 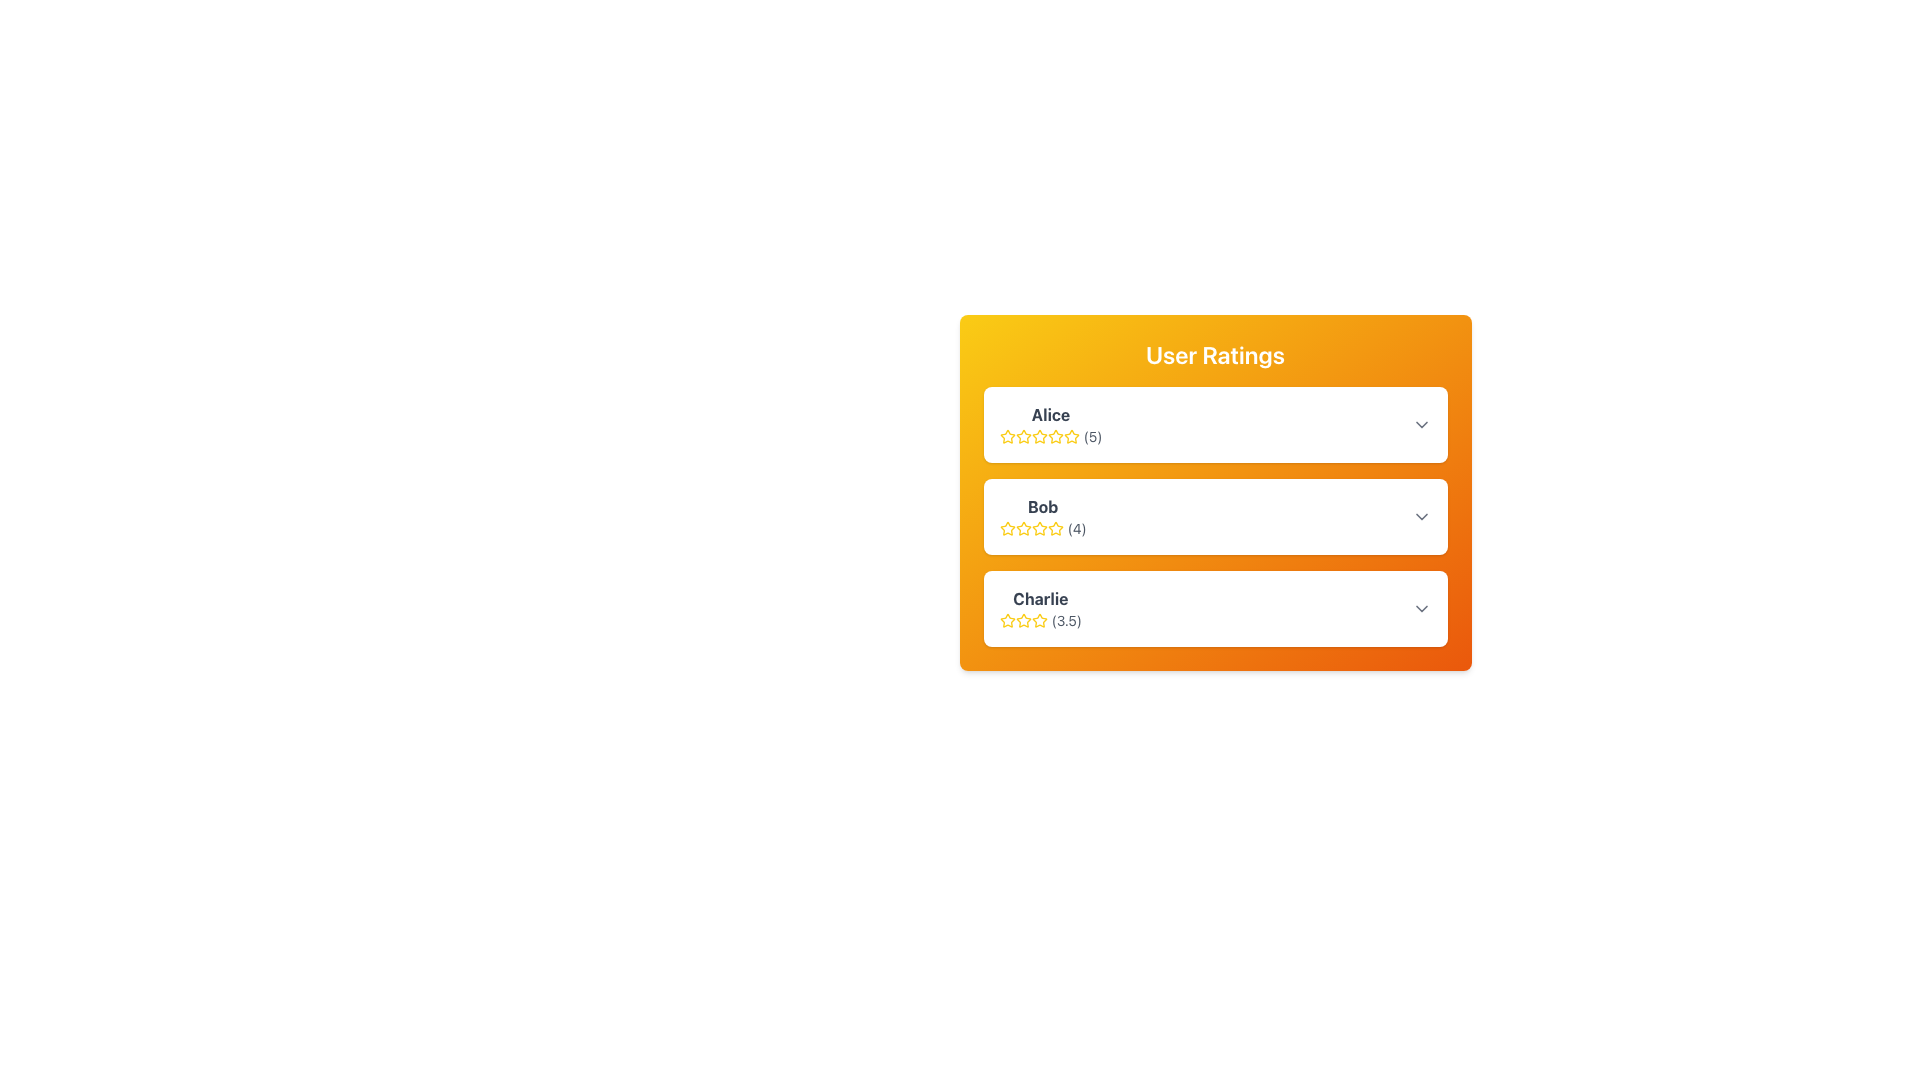 What do you see at coordinates (1420, 423) in the screenshot?
I see `the chevron icon located at the extreme right of the card displaying 'Alice(5)' and star ratings` at bounding box center [1420, 423].